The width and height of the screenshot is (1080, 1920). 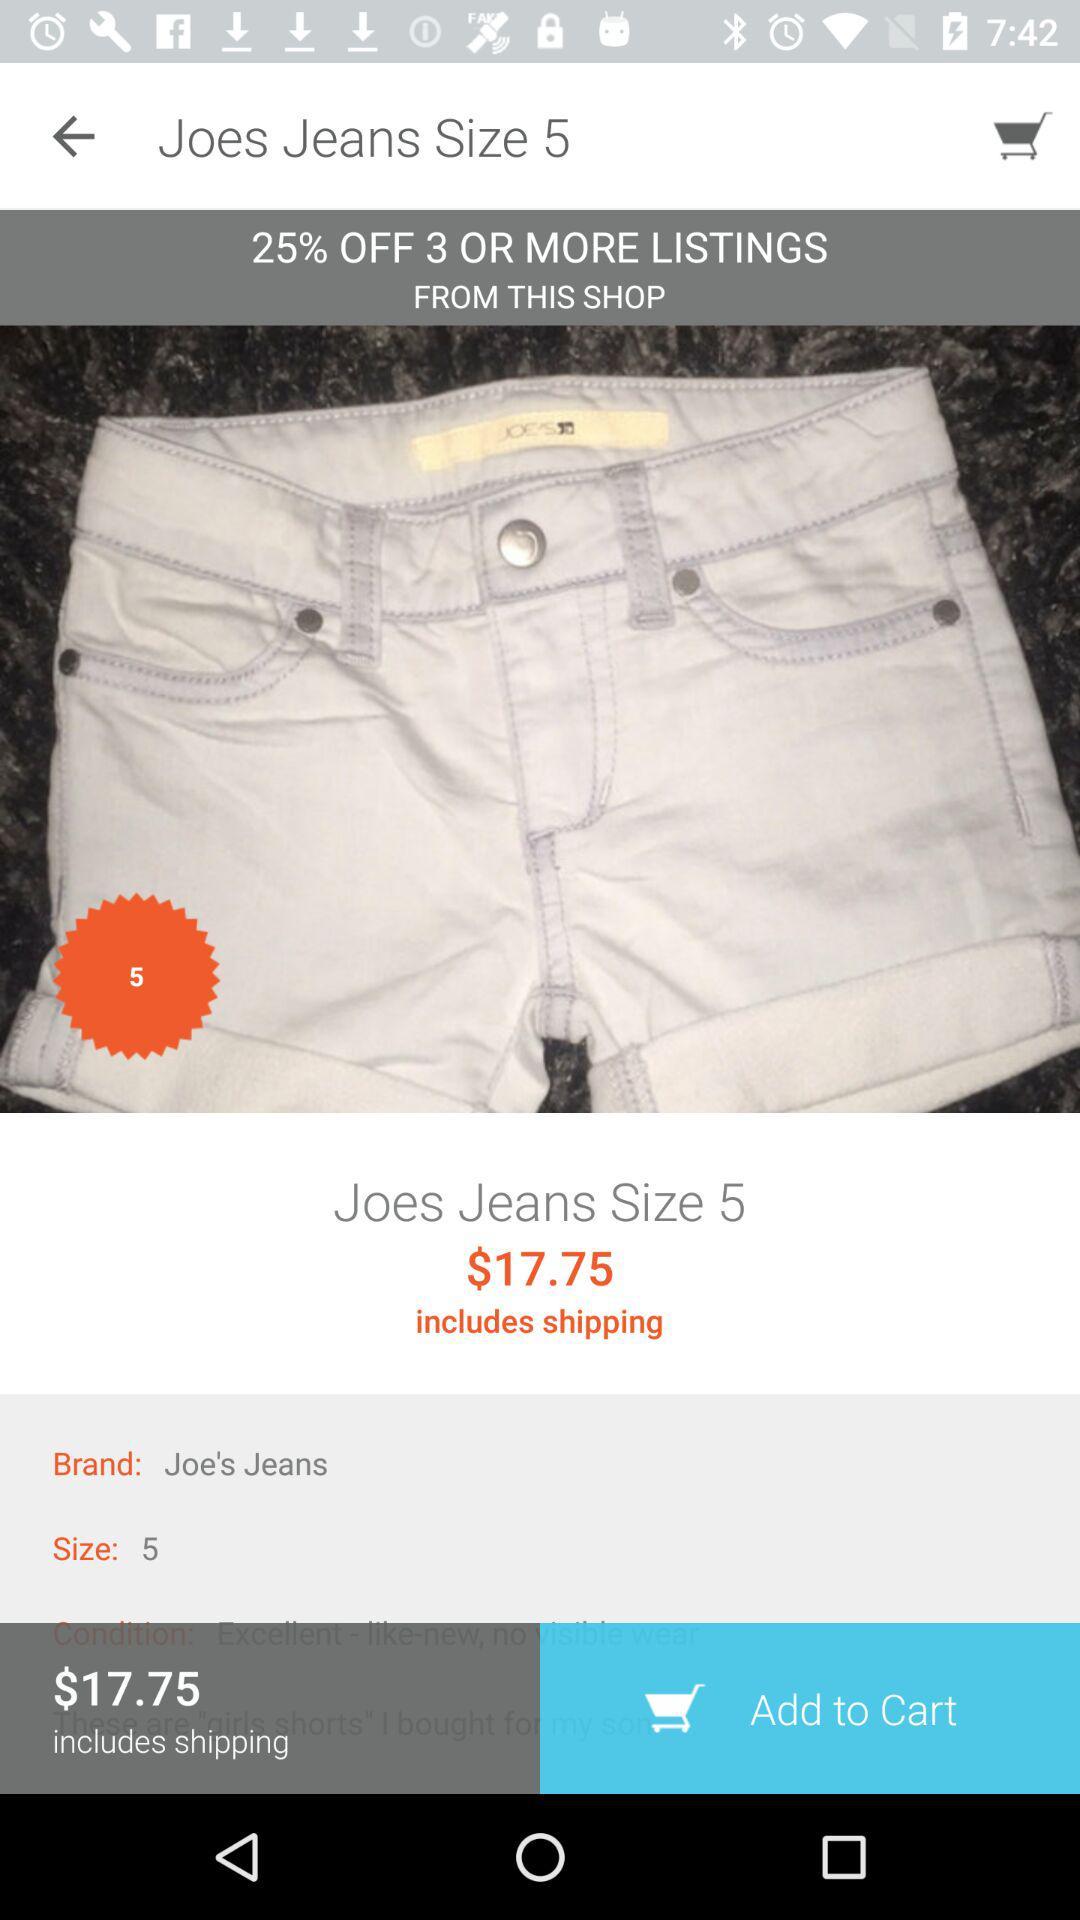 What do you see at coordinates (810, 1707) in the screenshot?
I see `the add to cart icon` at bounding box center [810, 1707].